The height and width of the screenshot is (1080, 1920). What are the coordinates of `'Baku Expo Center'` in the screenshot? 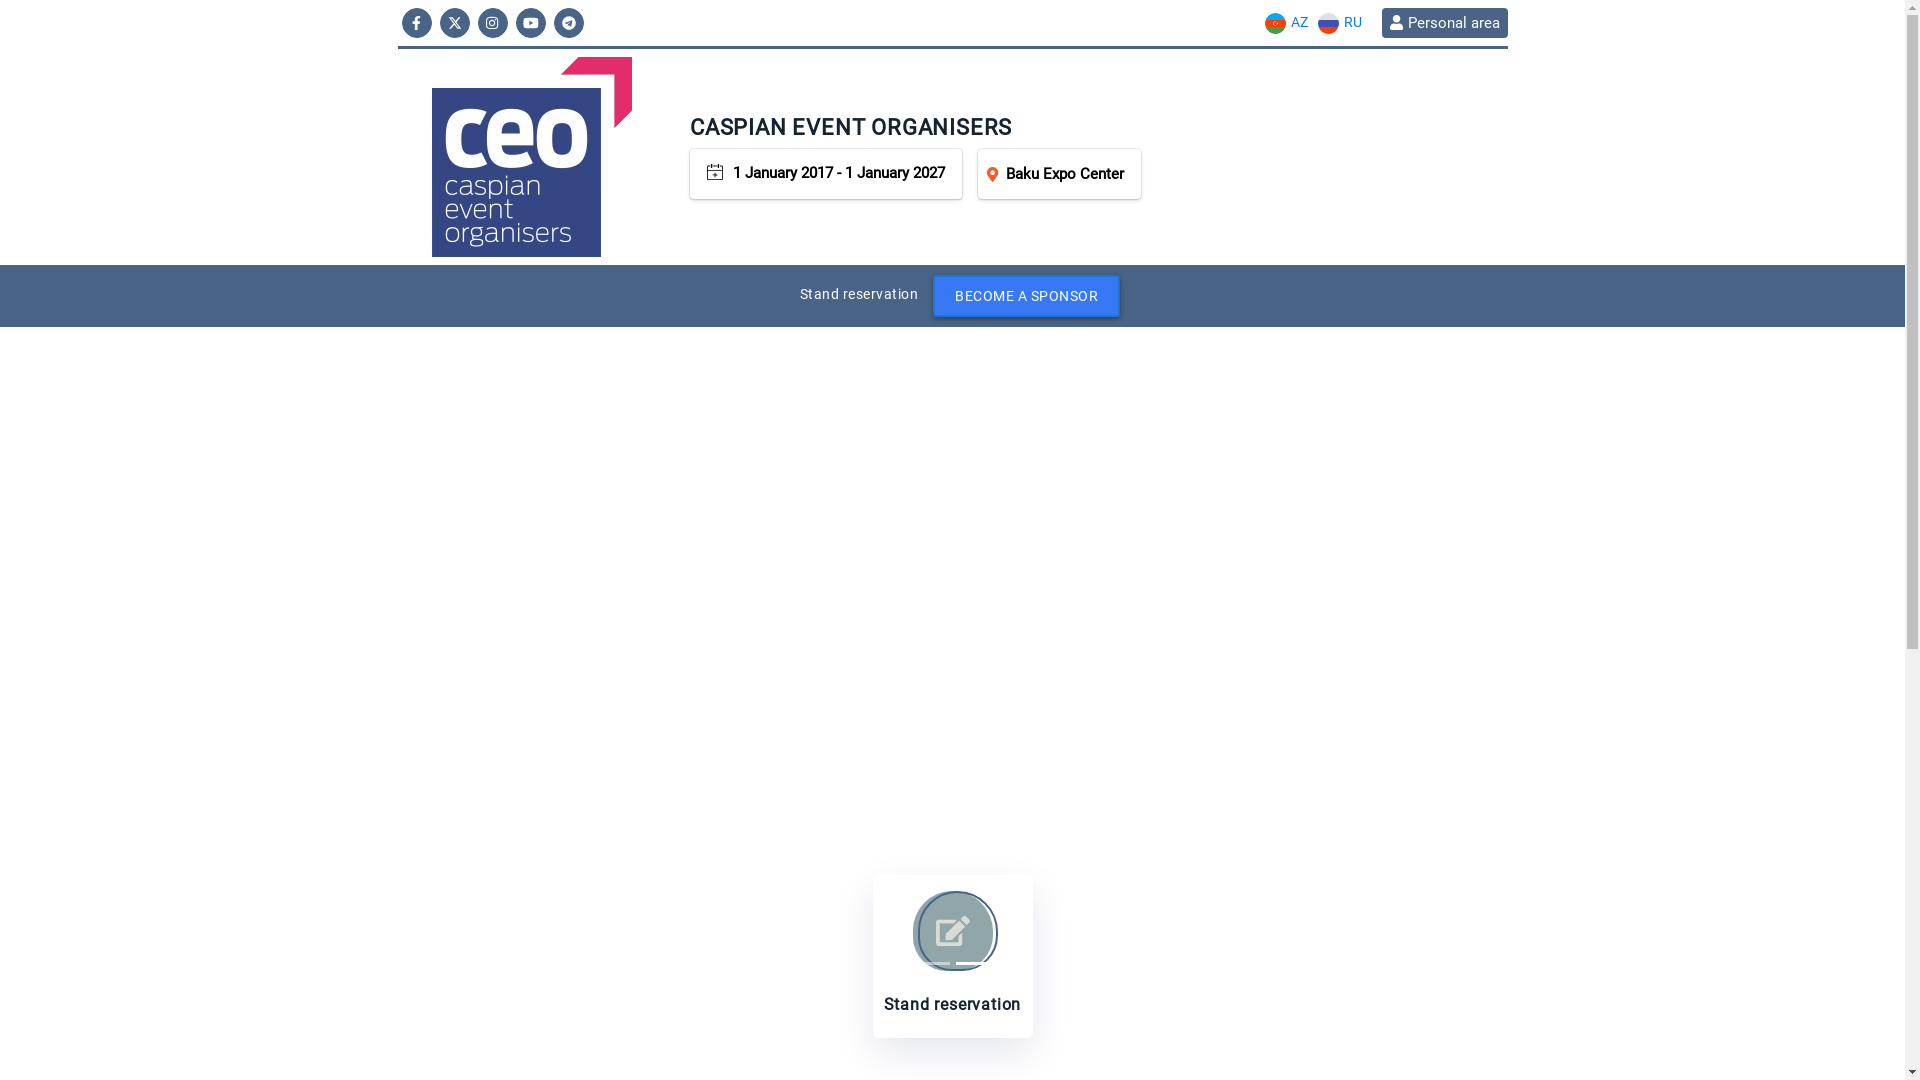 It's located at (978, 172).